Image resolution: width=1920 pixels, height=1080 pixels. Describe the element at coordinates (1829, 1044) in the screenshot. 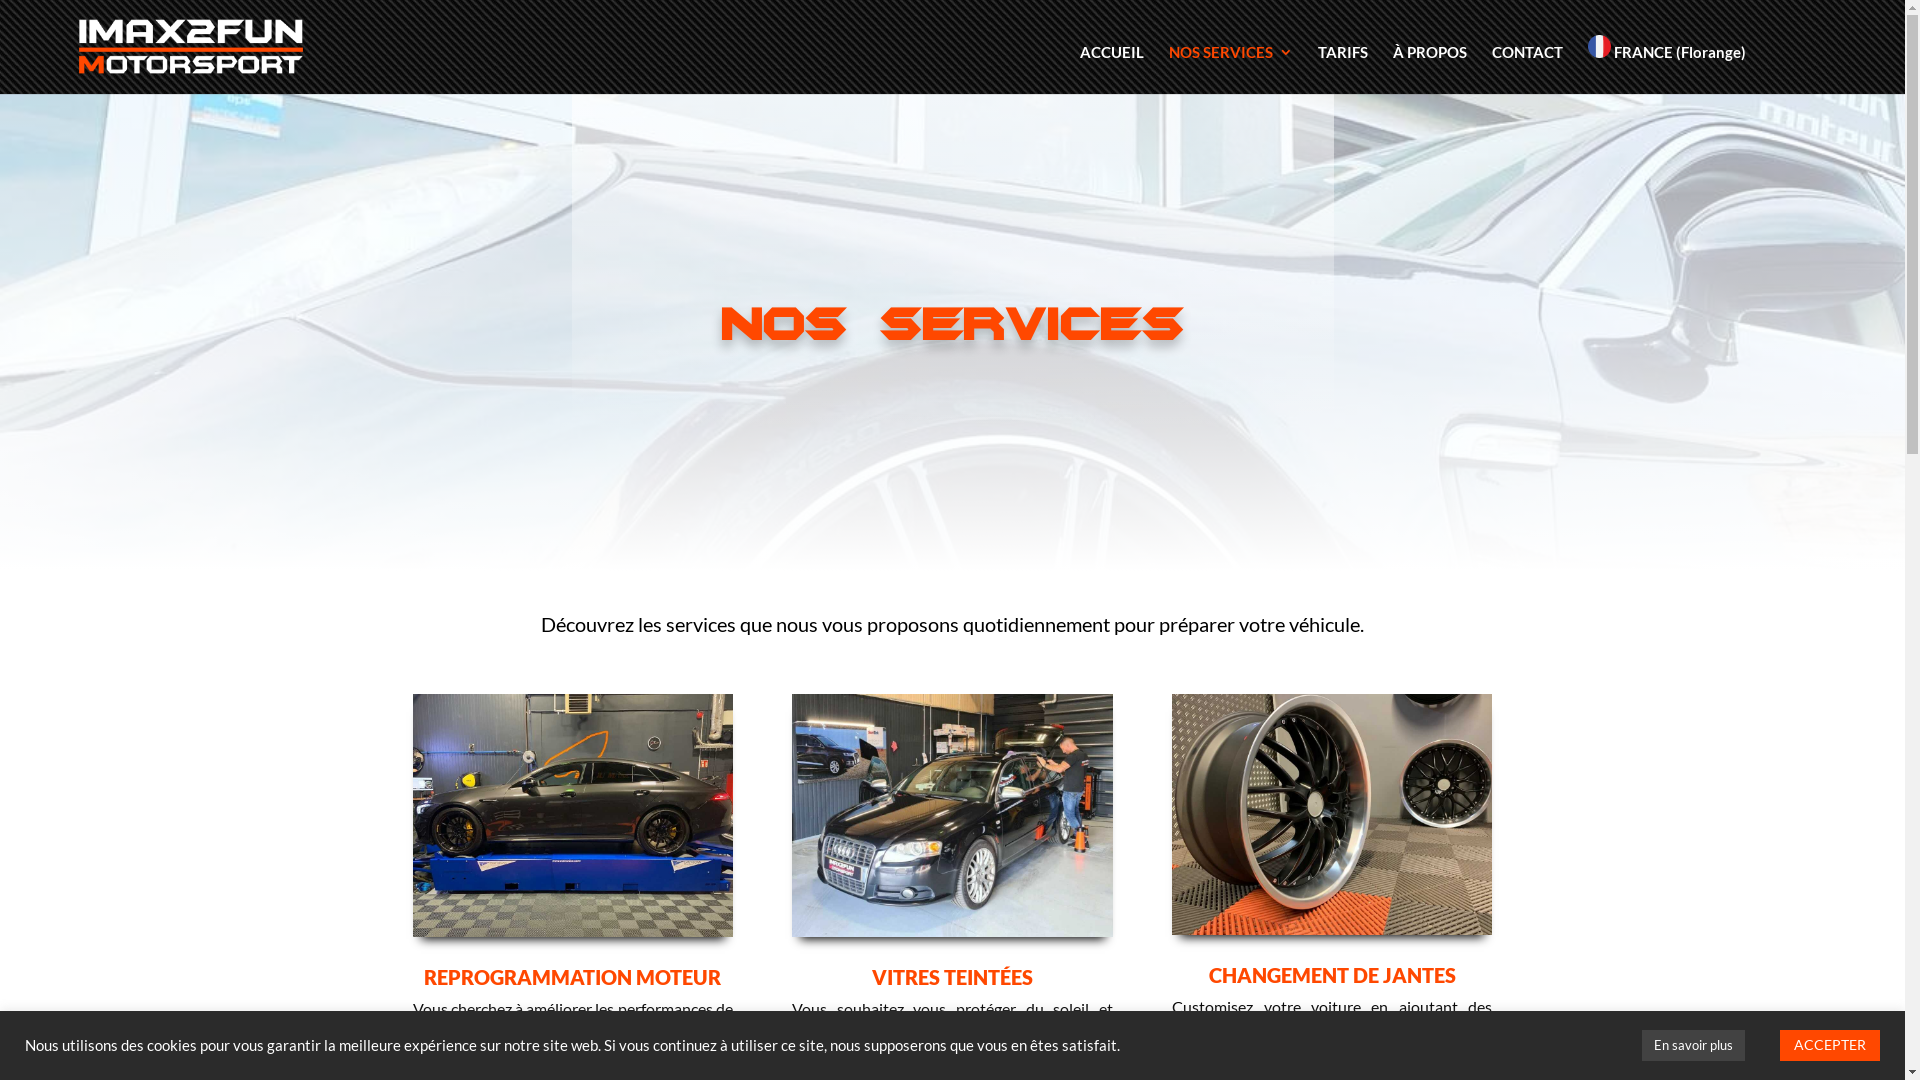

I see `'ACCEPTER'` at that location.